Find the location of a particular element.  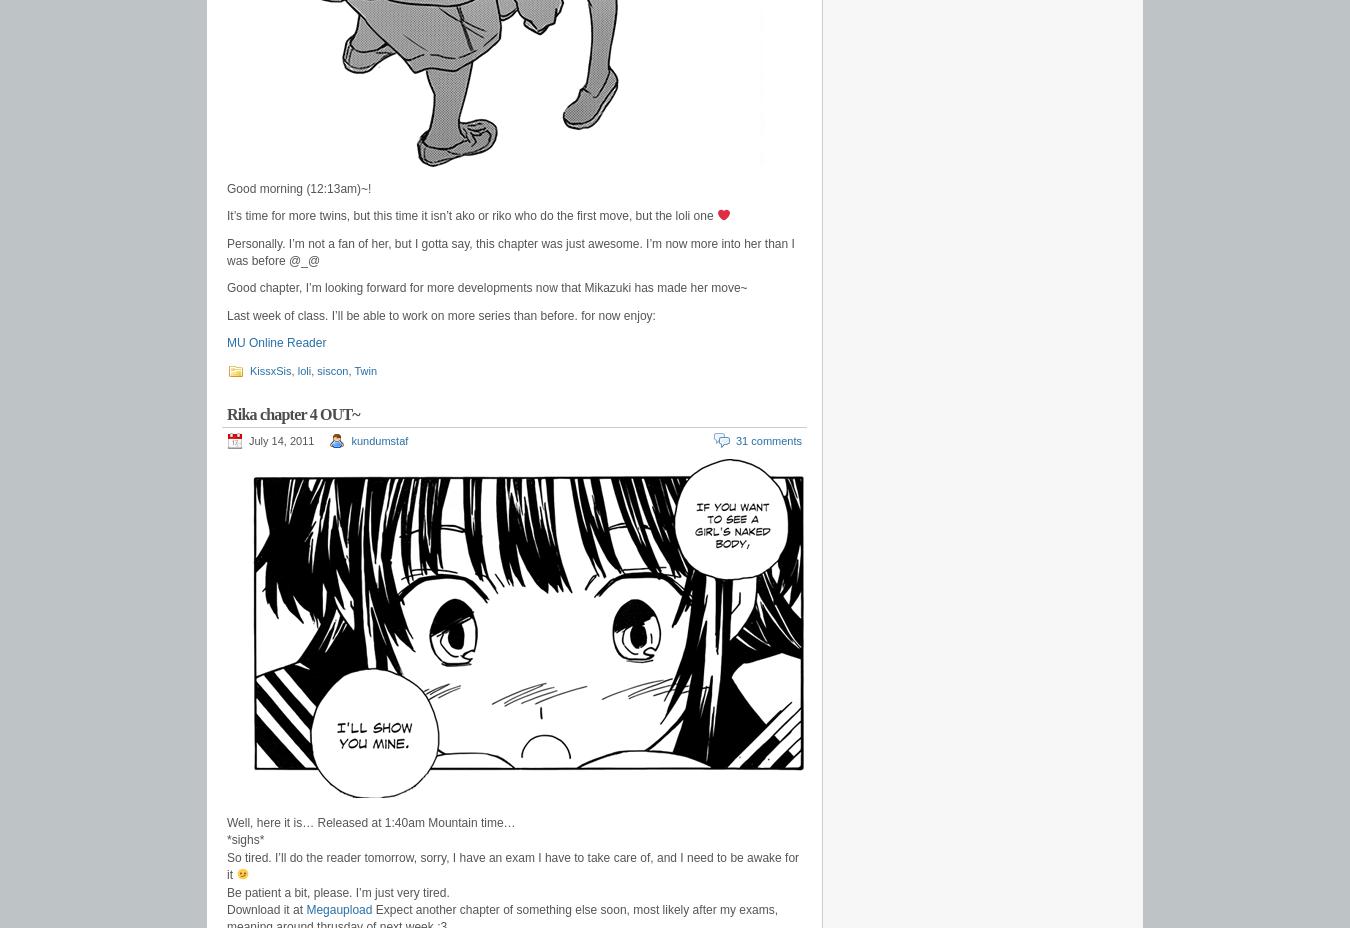

'Good morning (12:13am)~!' is located at coordinates (298, 188).